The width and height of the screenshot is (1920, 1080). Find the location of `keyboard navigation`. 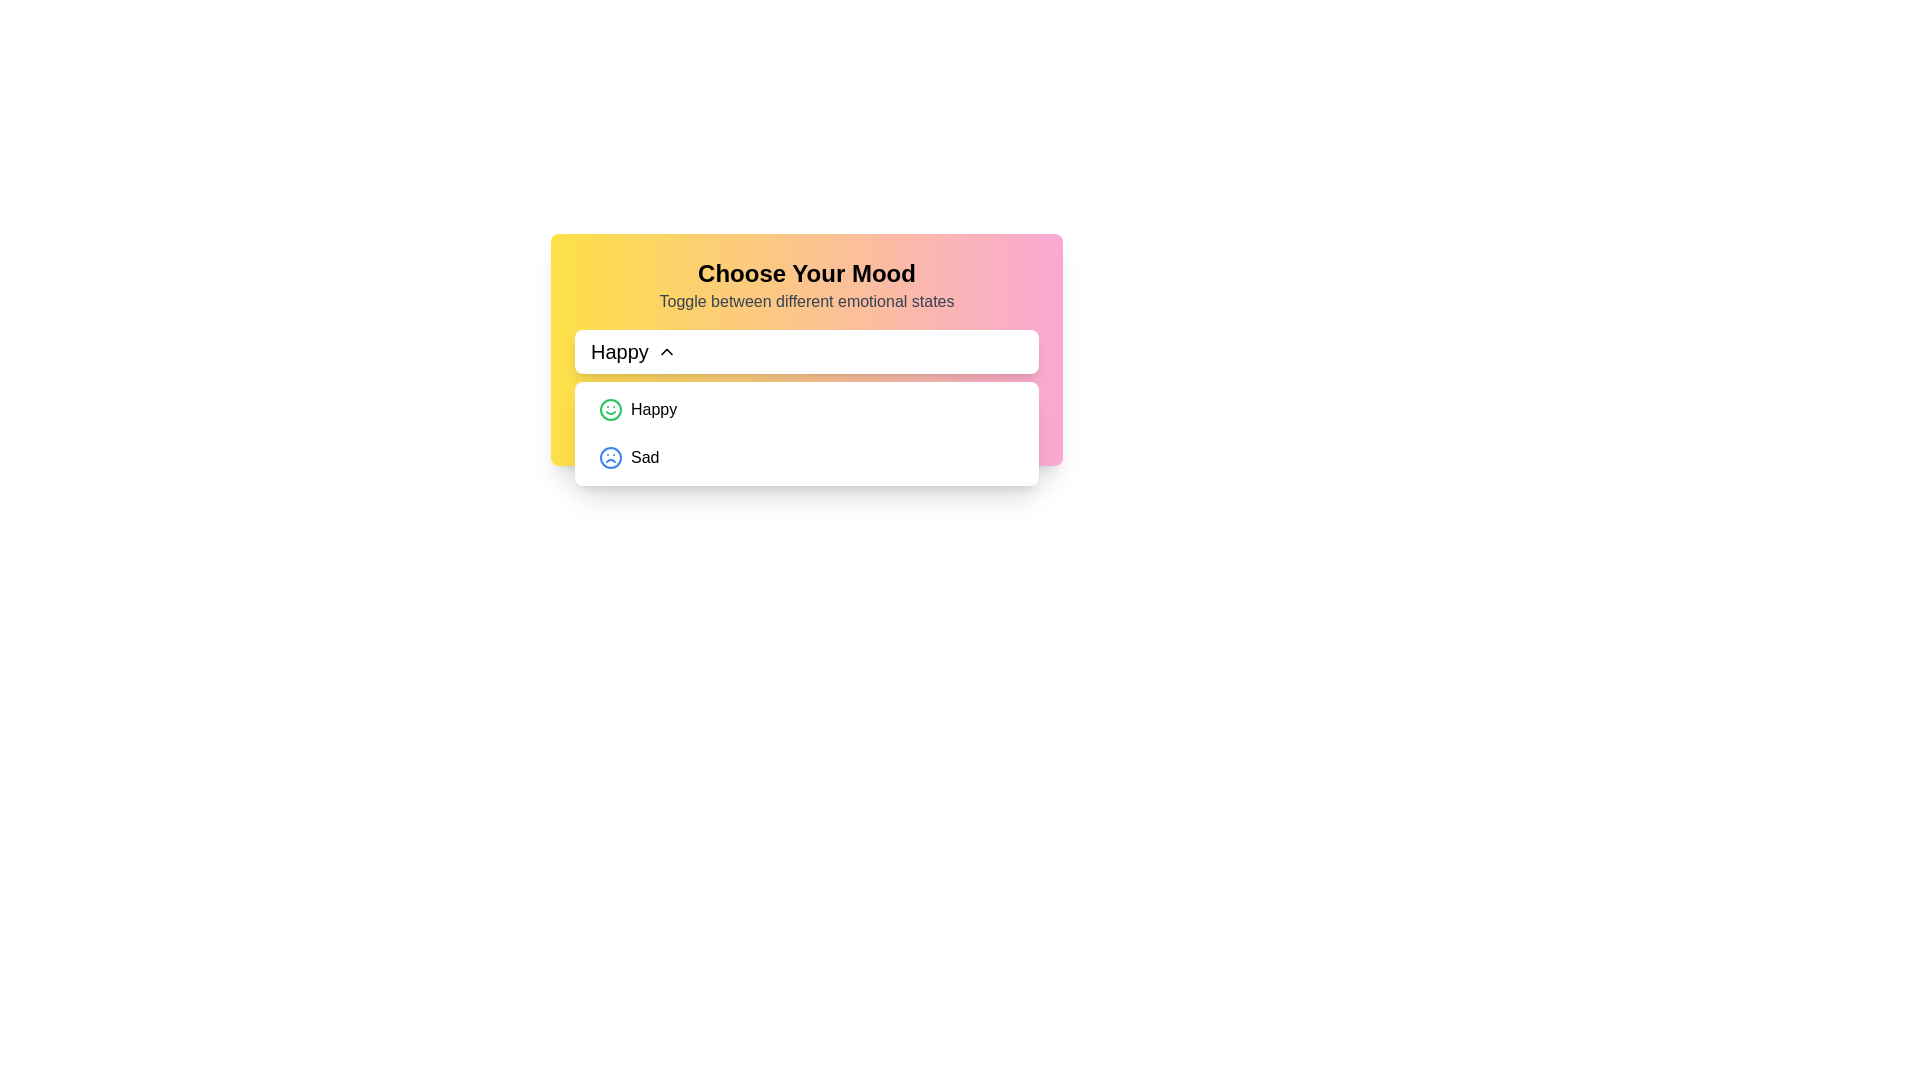

keyboard navigation is located at coordinates (806, 350).